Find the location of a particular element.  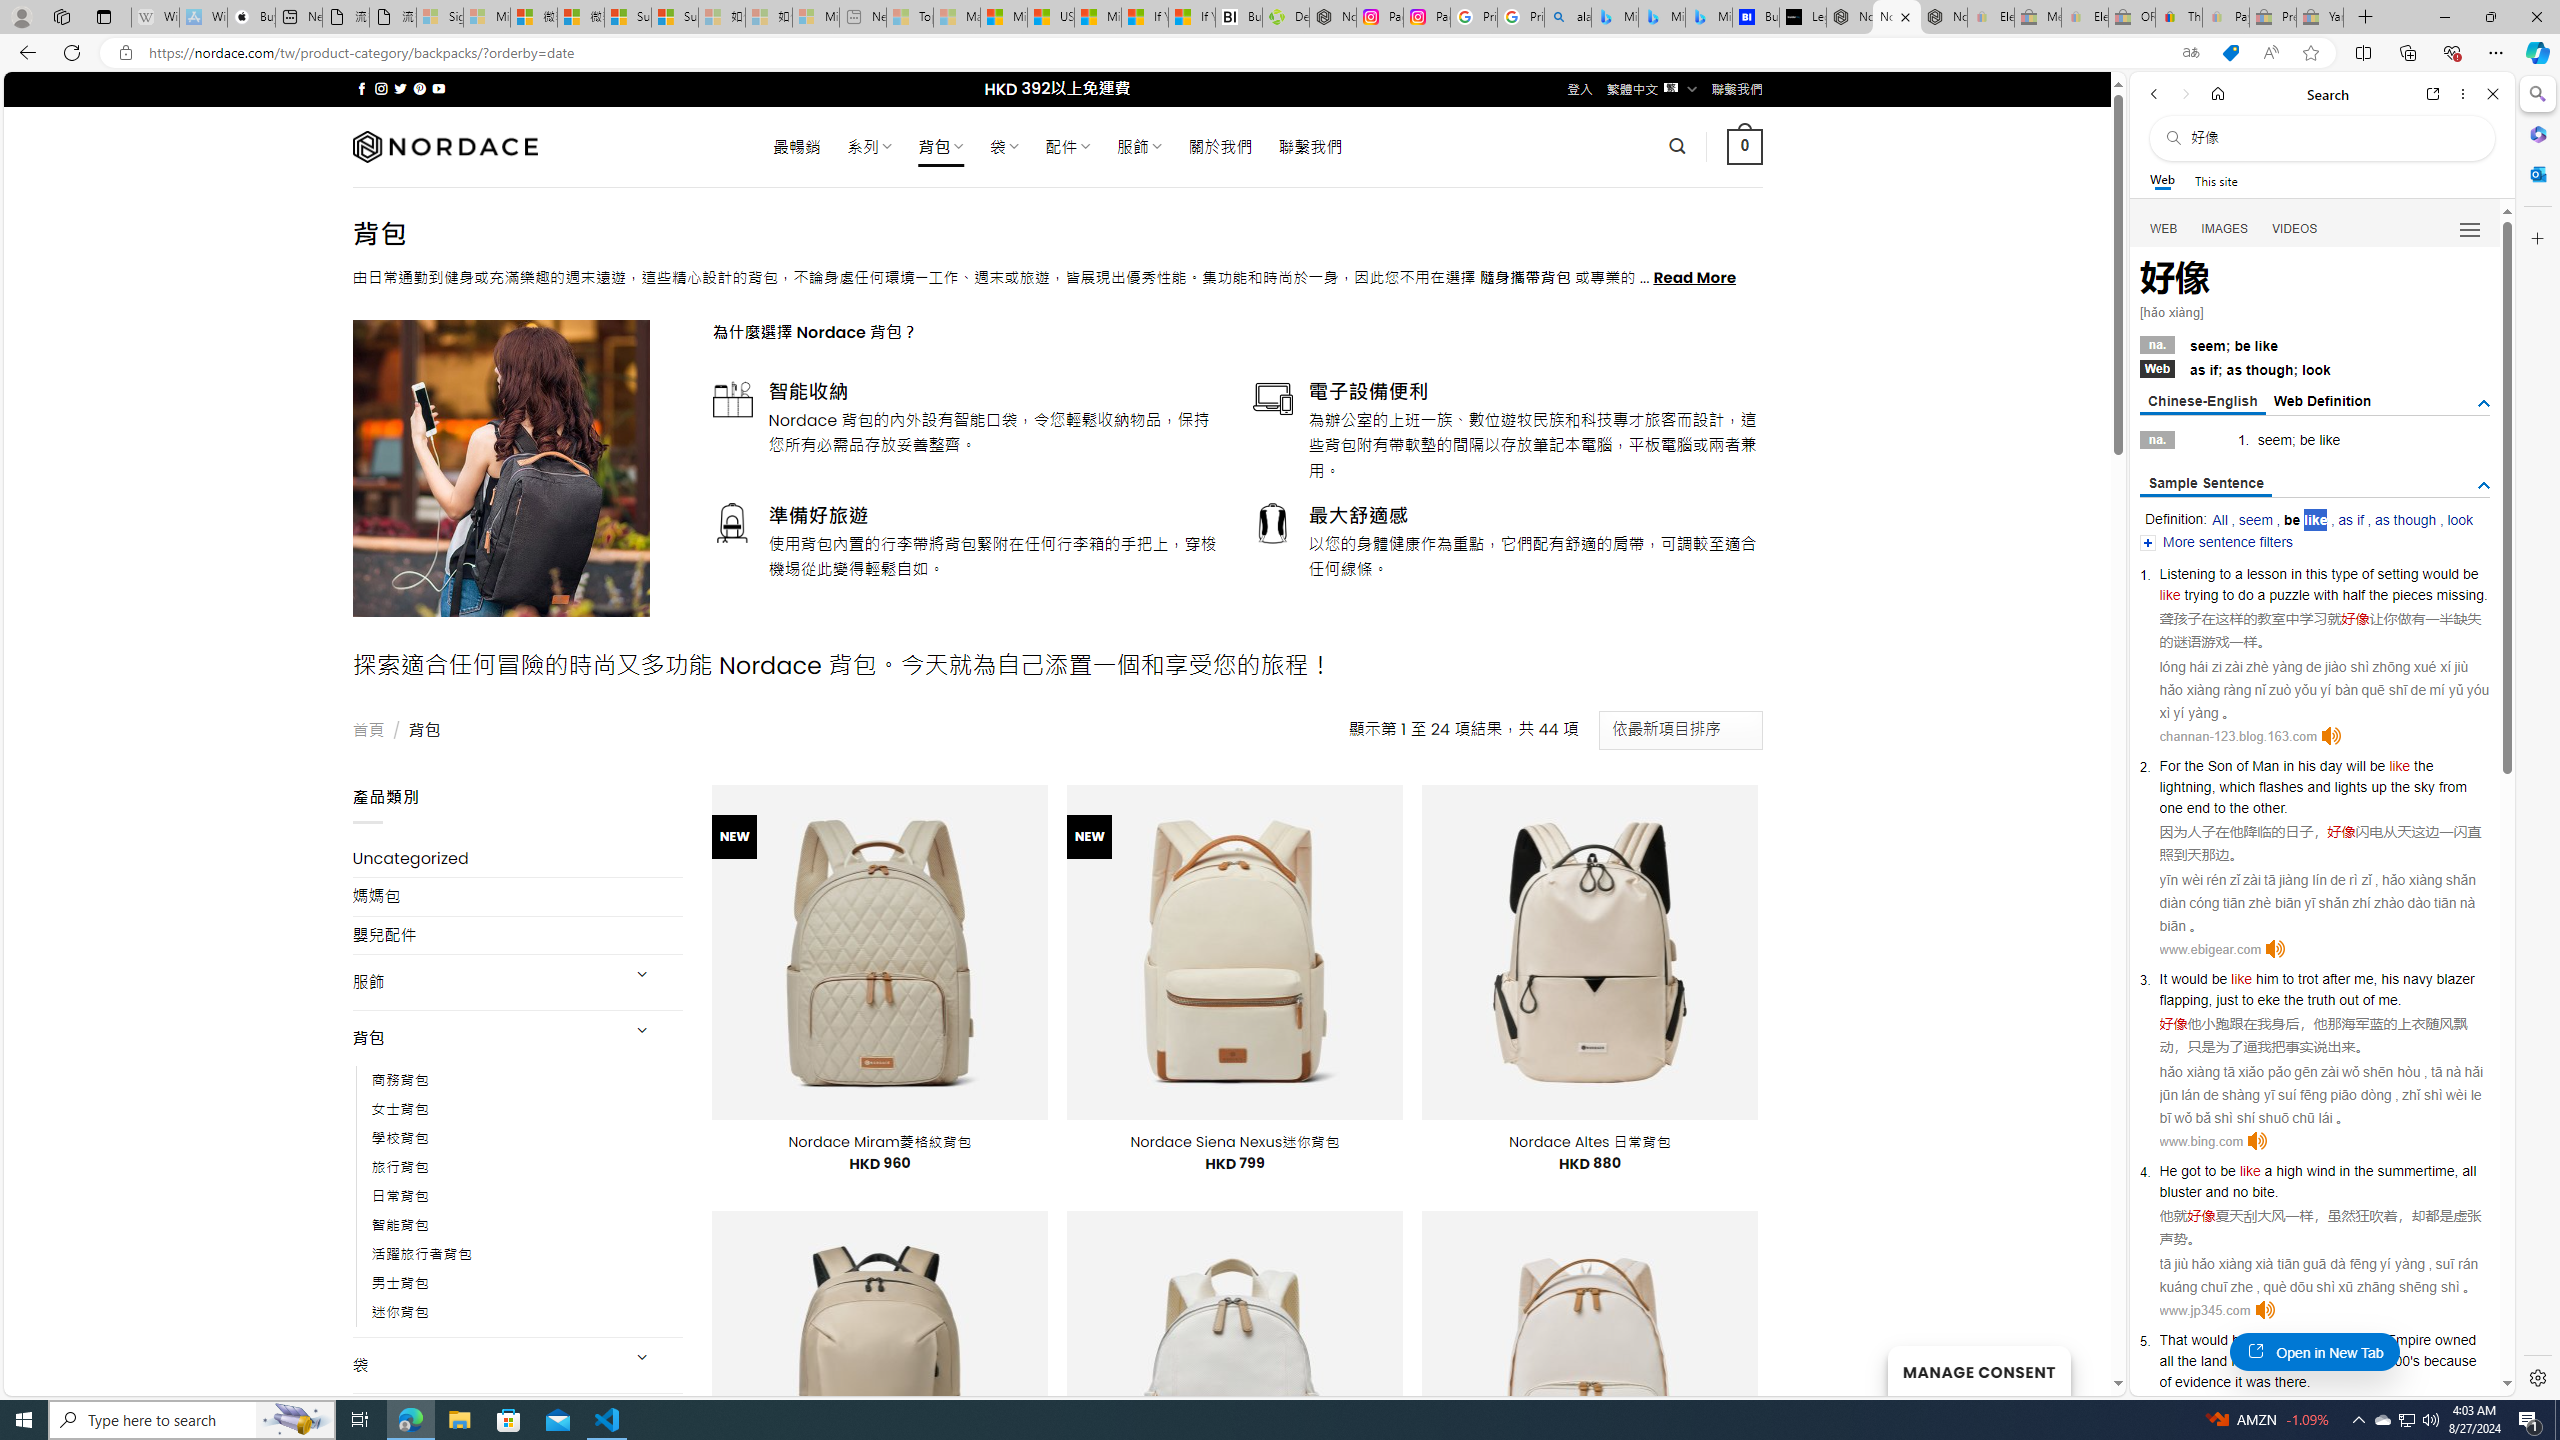

'to' is located at coordinates (2286, 977).